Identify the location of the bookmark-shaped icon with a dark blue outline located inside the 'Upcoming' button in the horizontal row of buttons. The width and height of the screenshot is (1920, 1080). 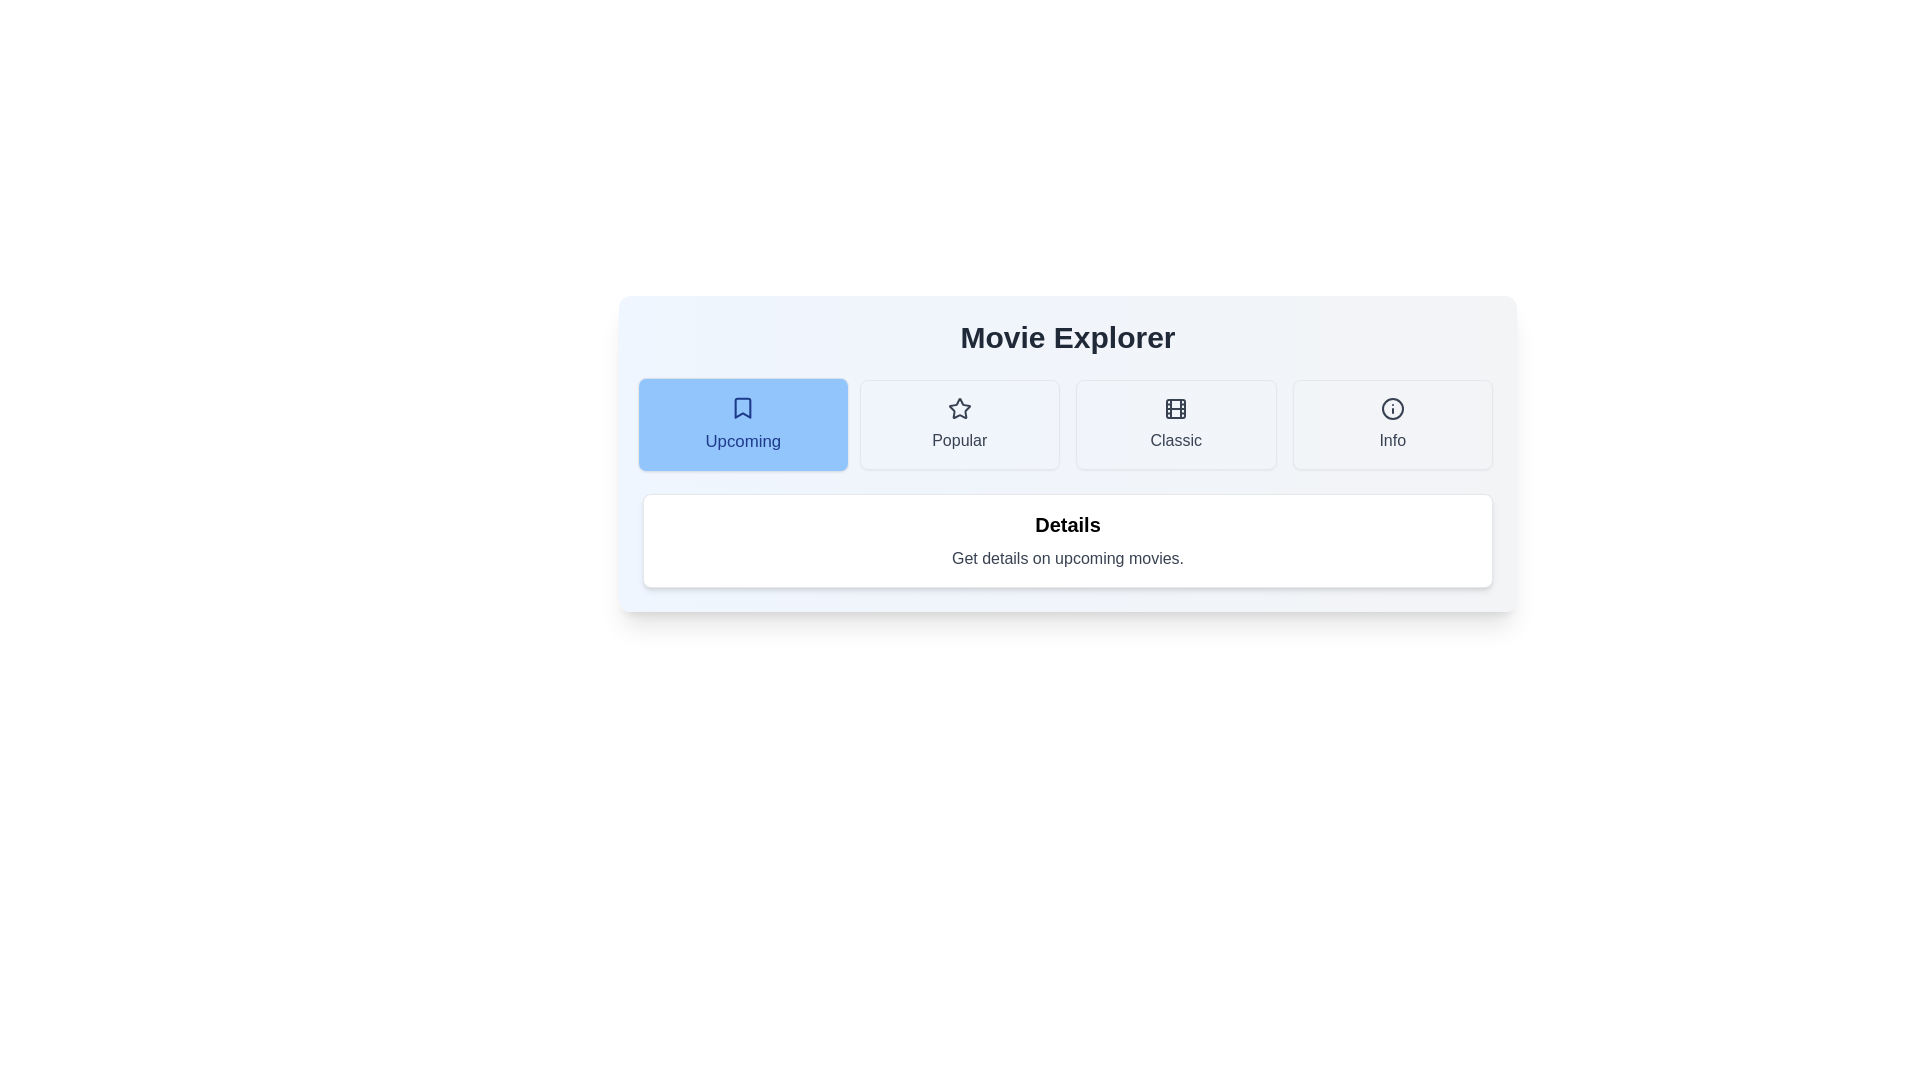
(742, 407).